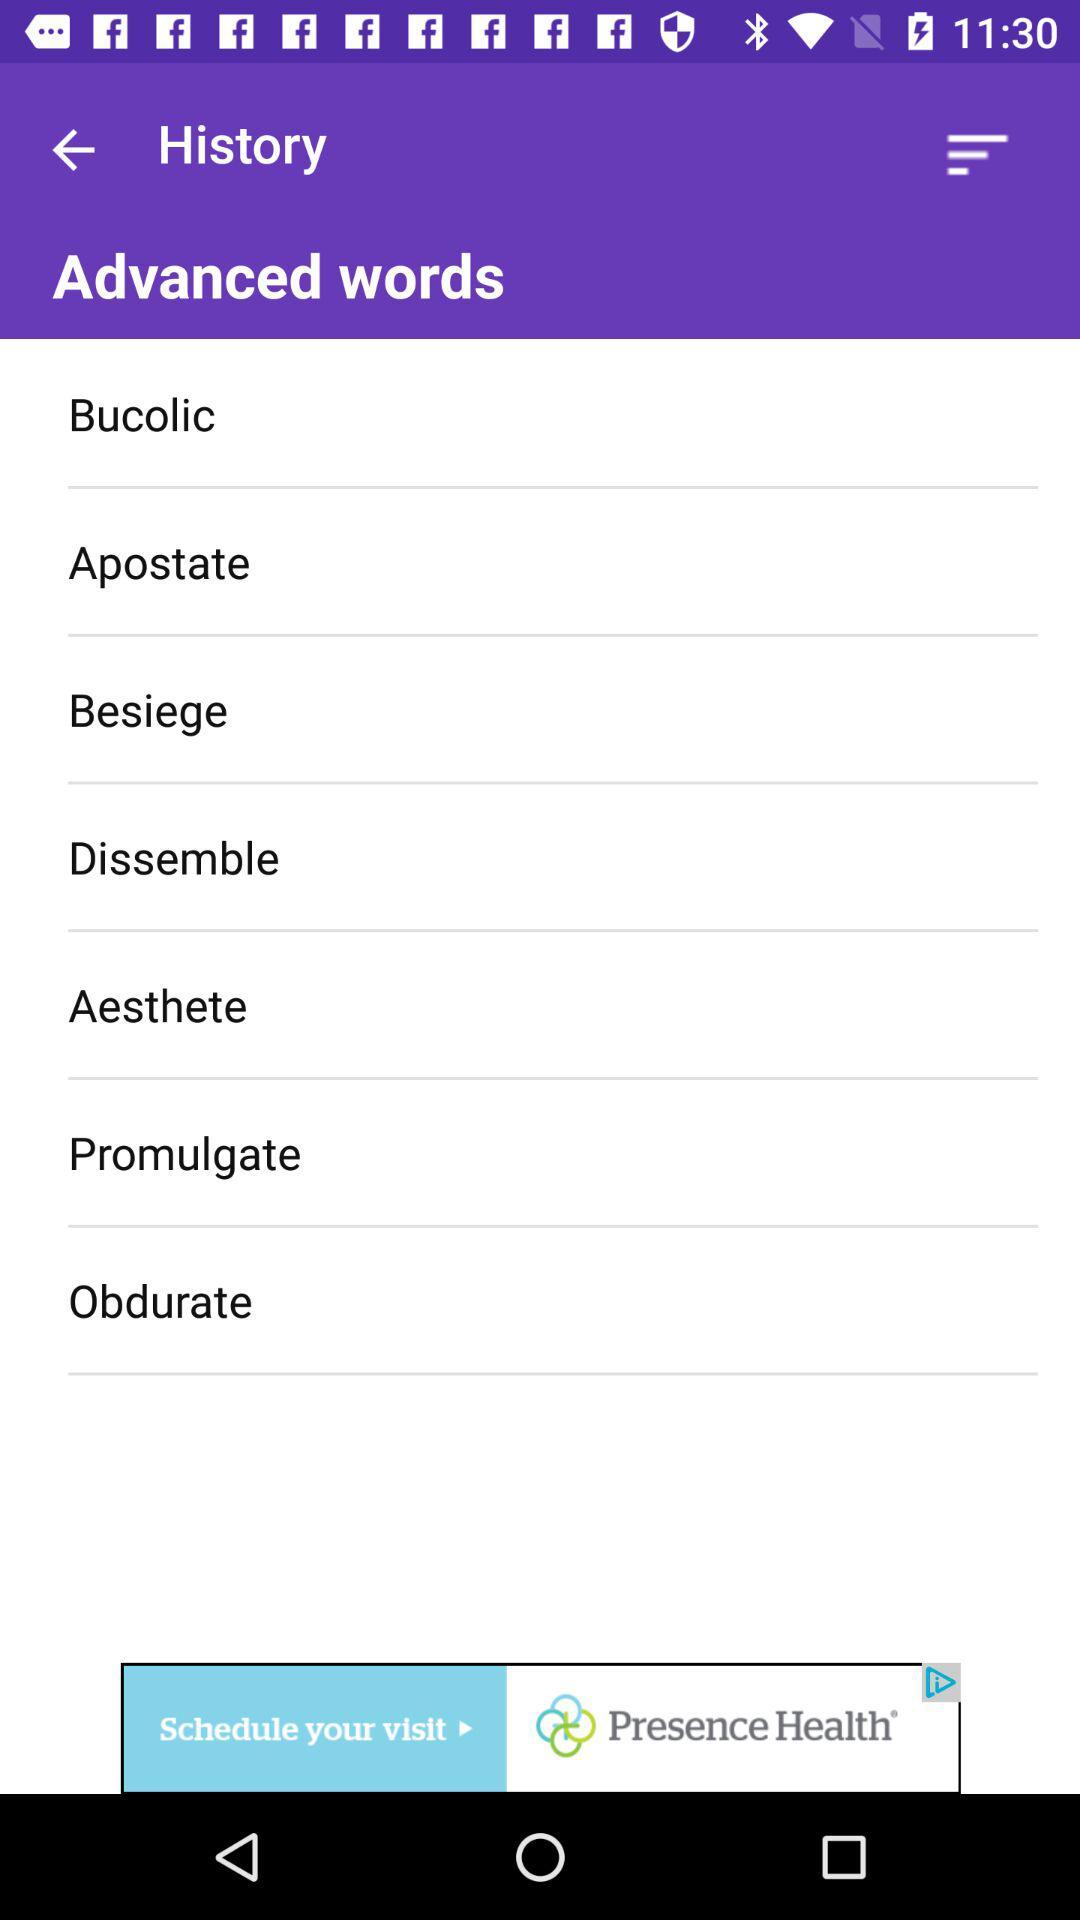 This screenshot has height=1920, width=1080. I want to click on go back, so click(72, 145).